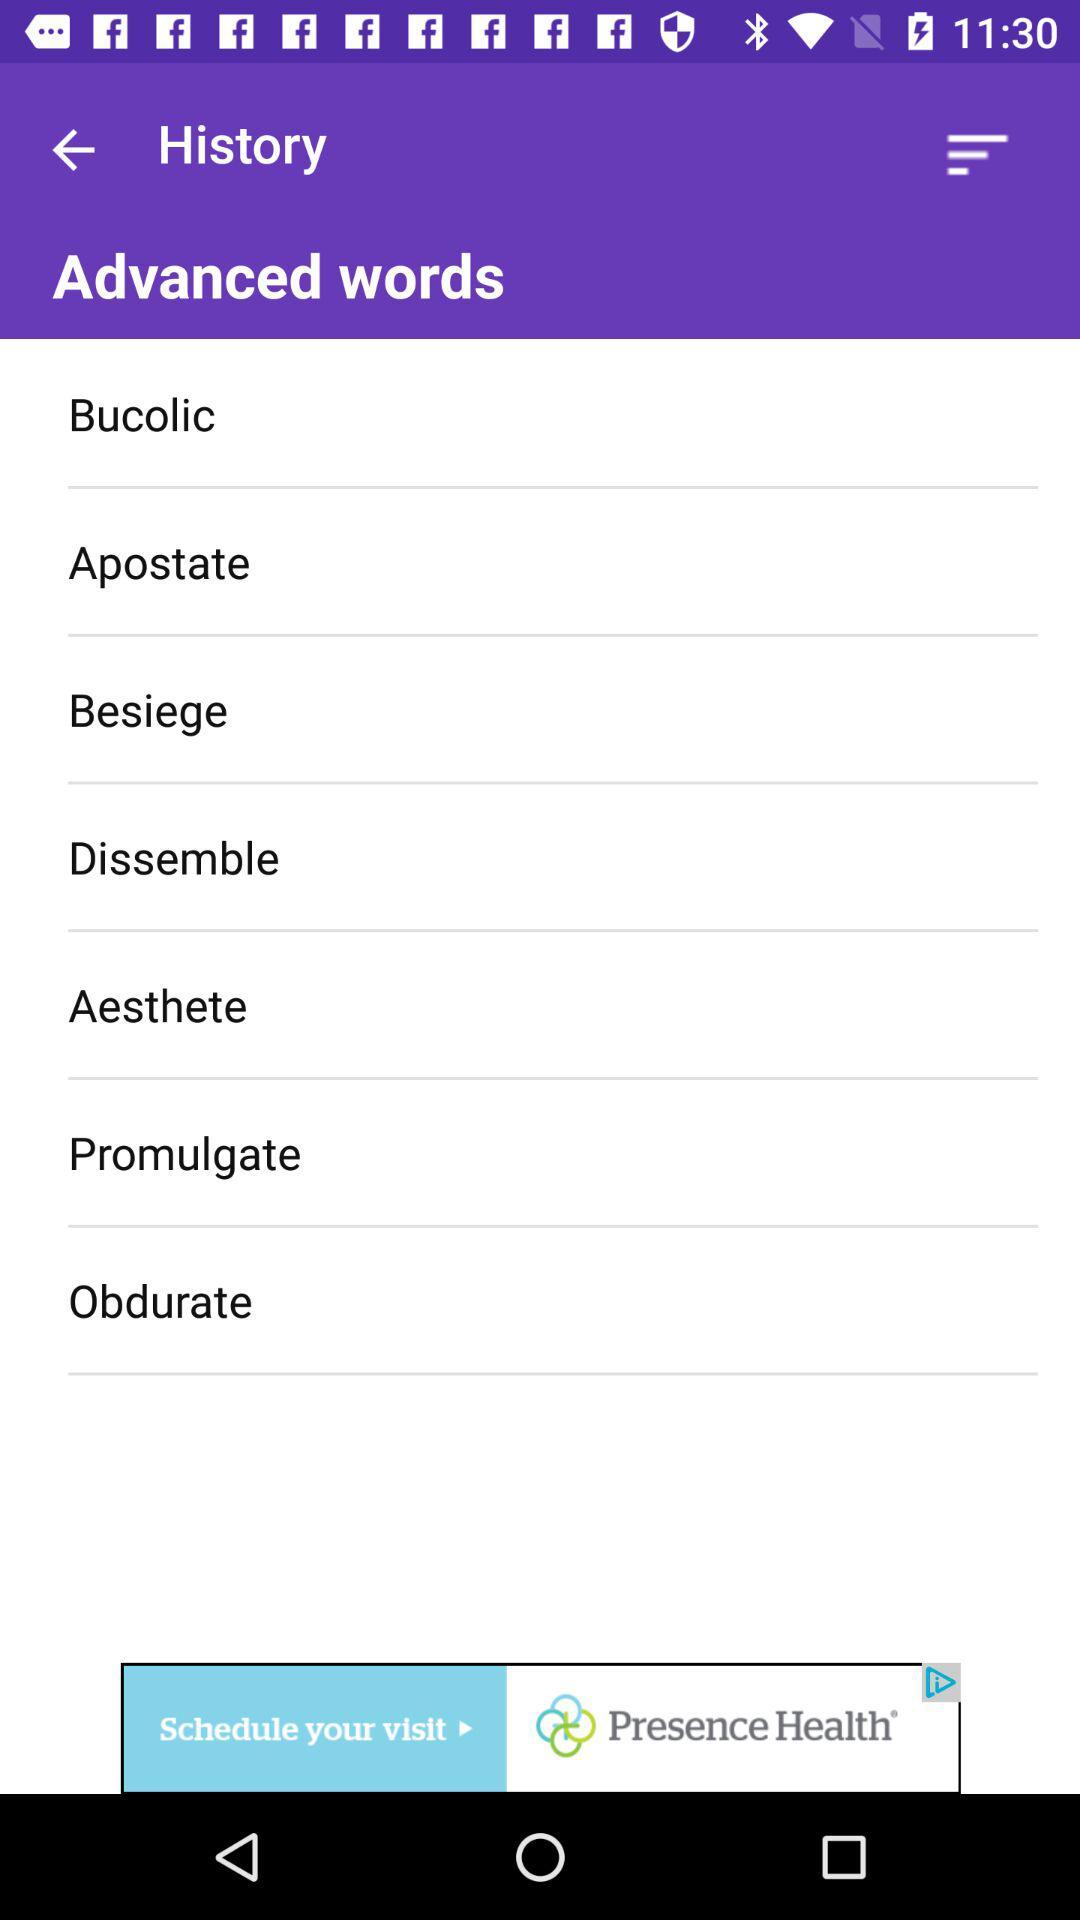 This screenshot has height=1920, width=1080. I want to click on go back, so click(72, 145).